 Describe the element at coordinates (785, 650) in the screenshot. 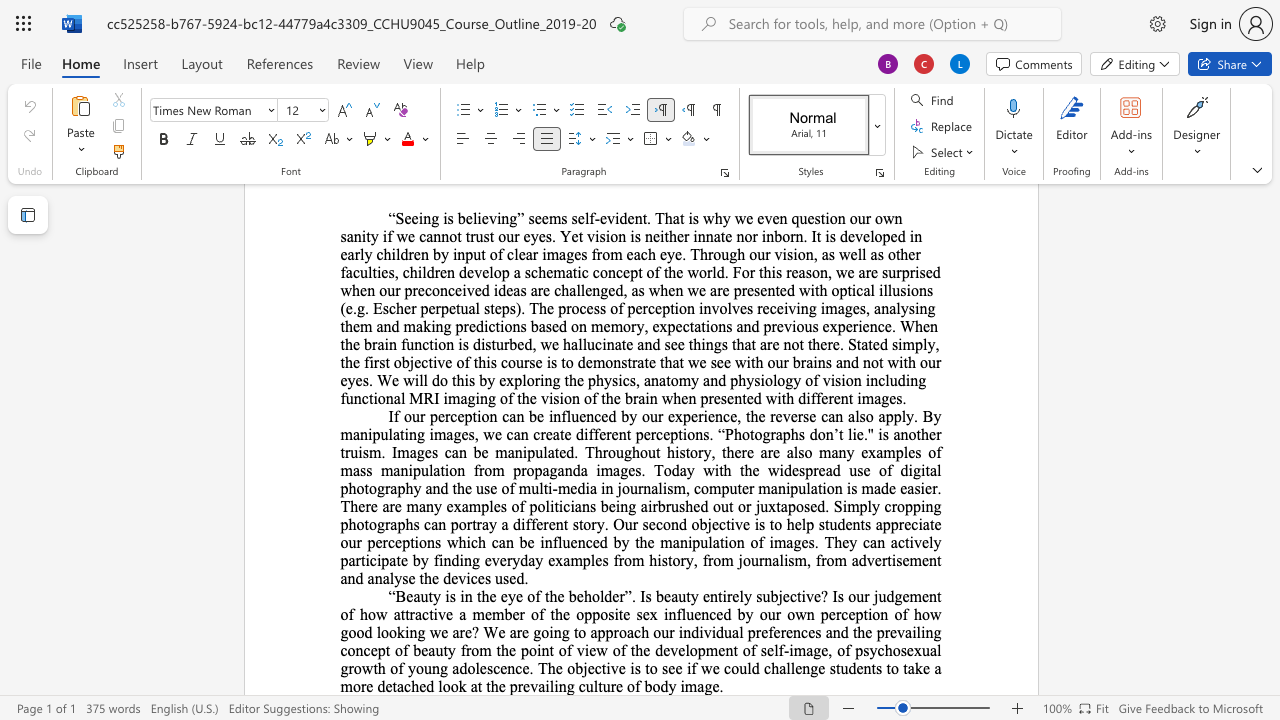

I see `the 1th character "-" in the text` at that location.